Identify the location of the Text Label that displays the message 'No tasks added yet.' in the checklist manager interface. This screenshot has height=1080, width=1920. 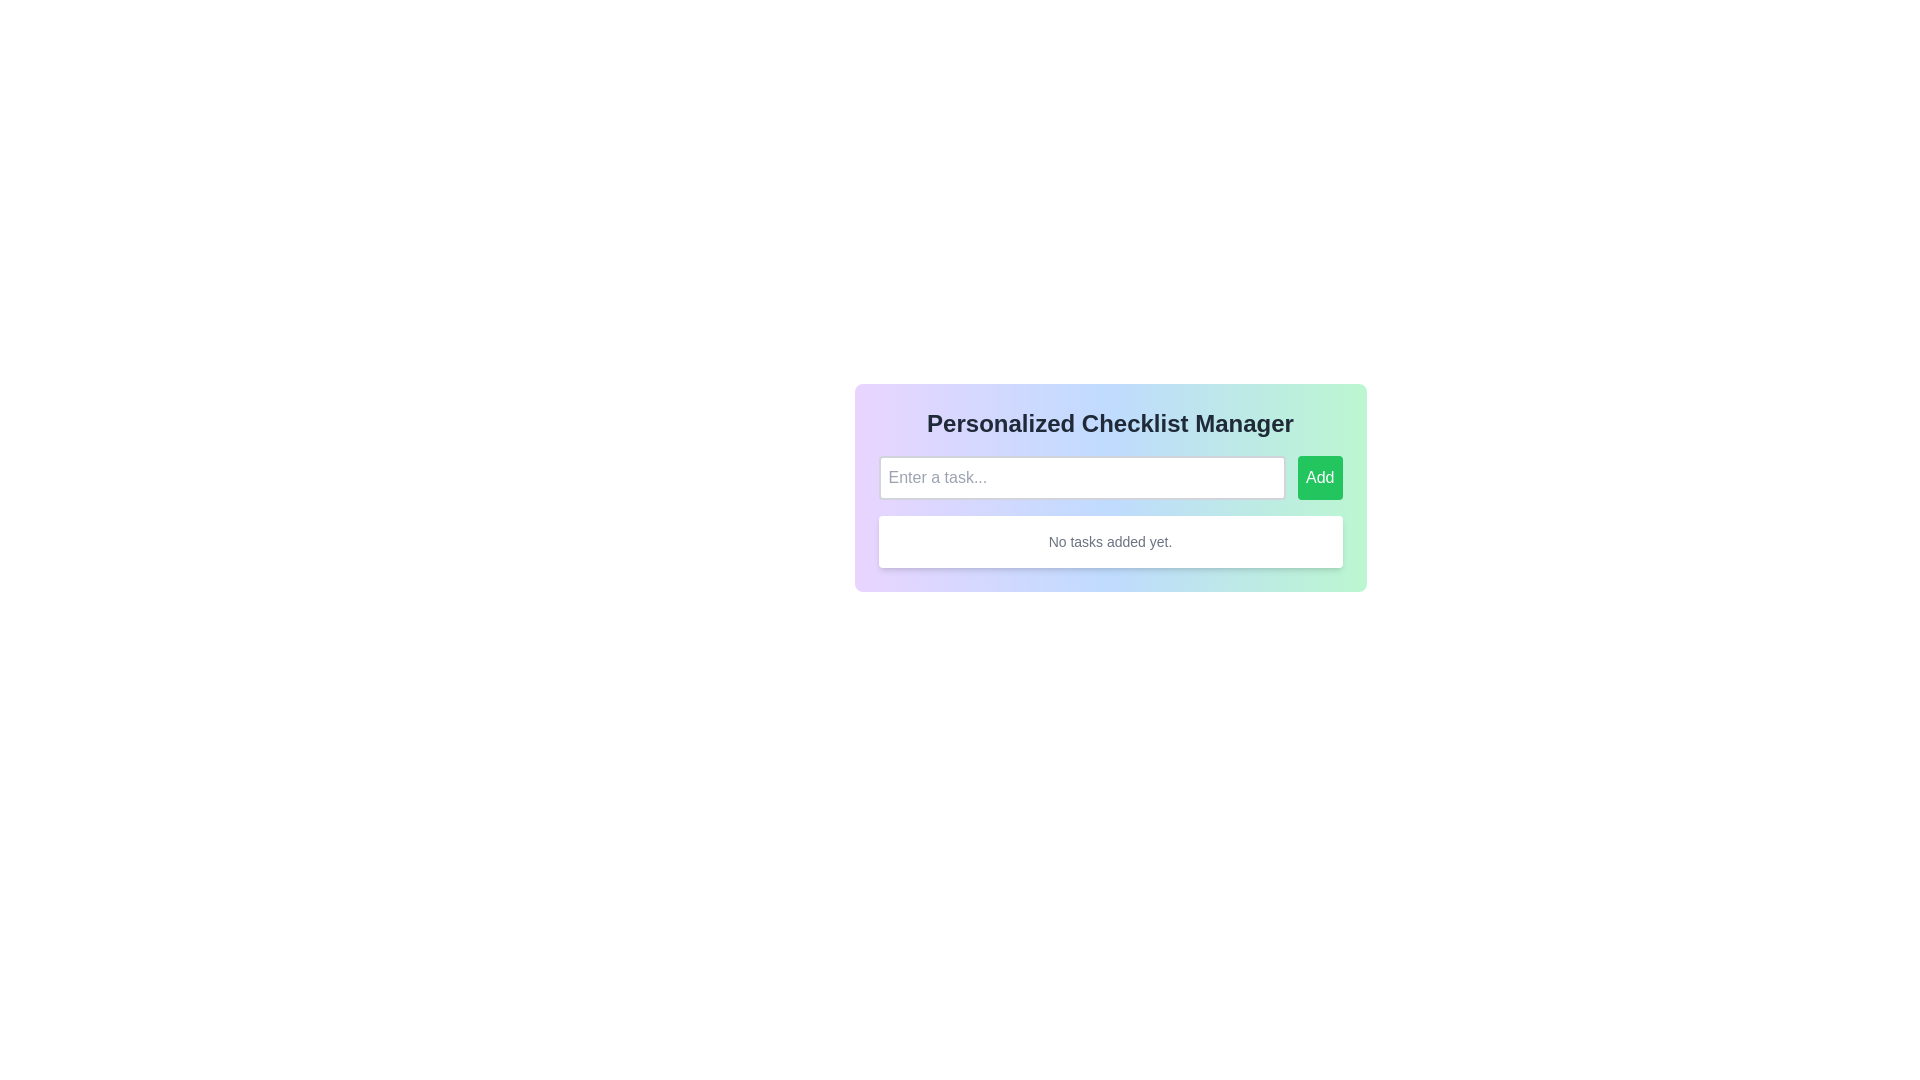
(1109, 542).